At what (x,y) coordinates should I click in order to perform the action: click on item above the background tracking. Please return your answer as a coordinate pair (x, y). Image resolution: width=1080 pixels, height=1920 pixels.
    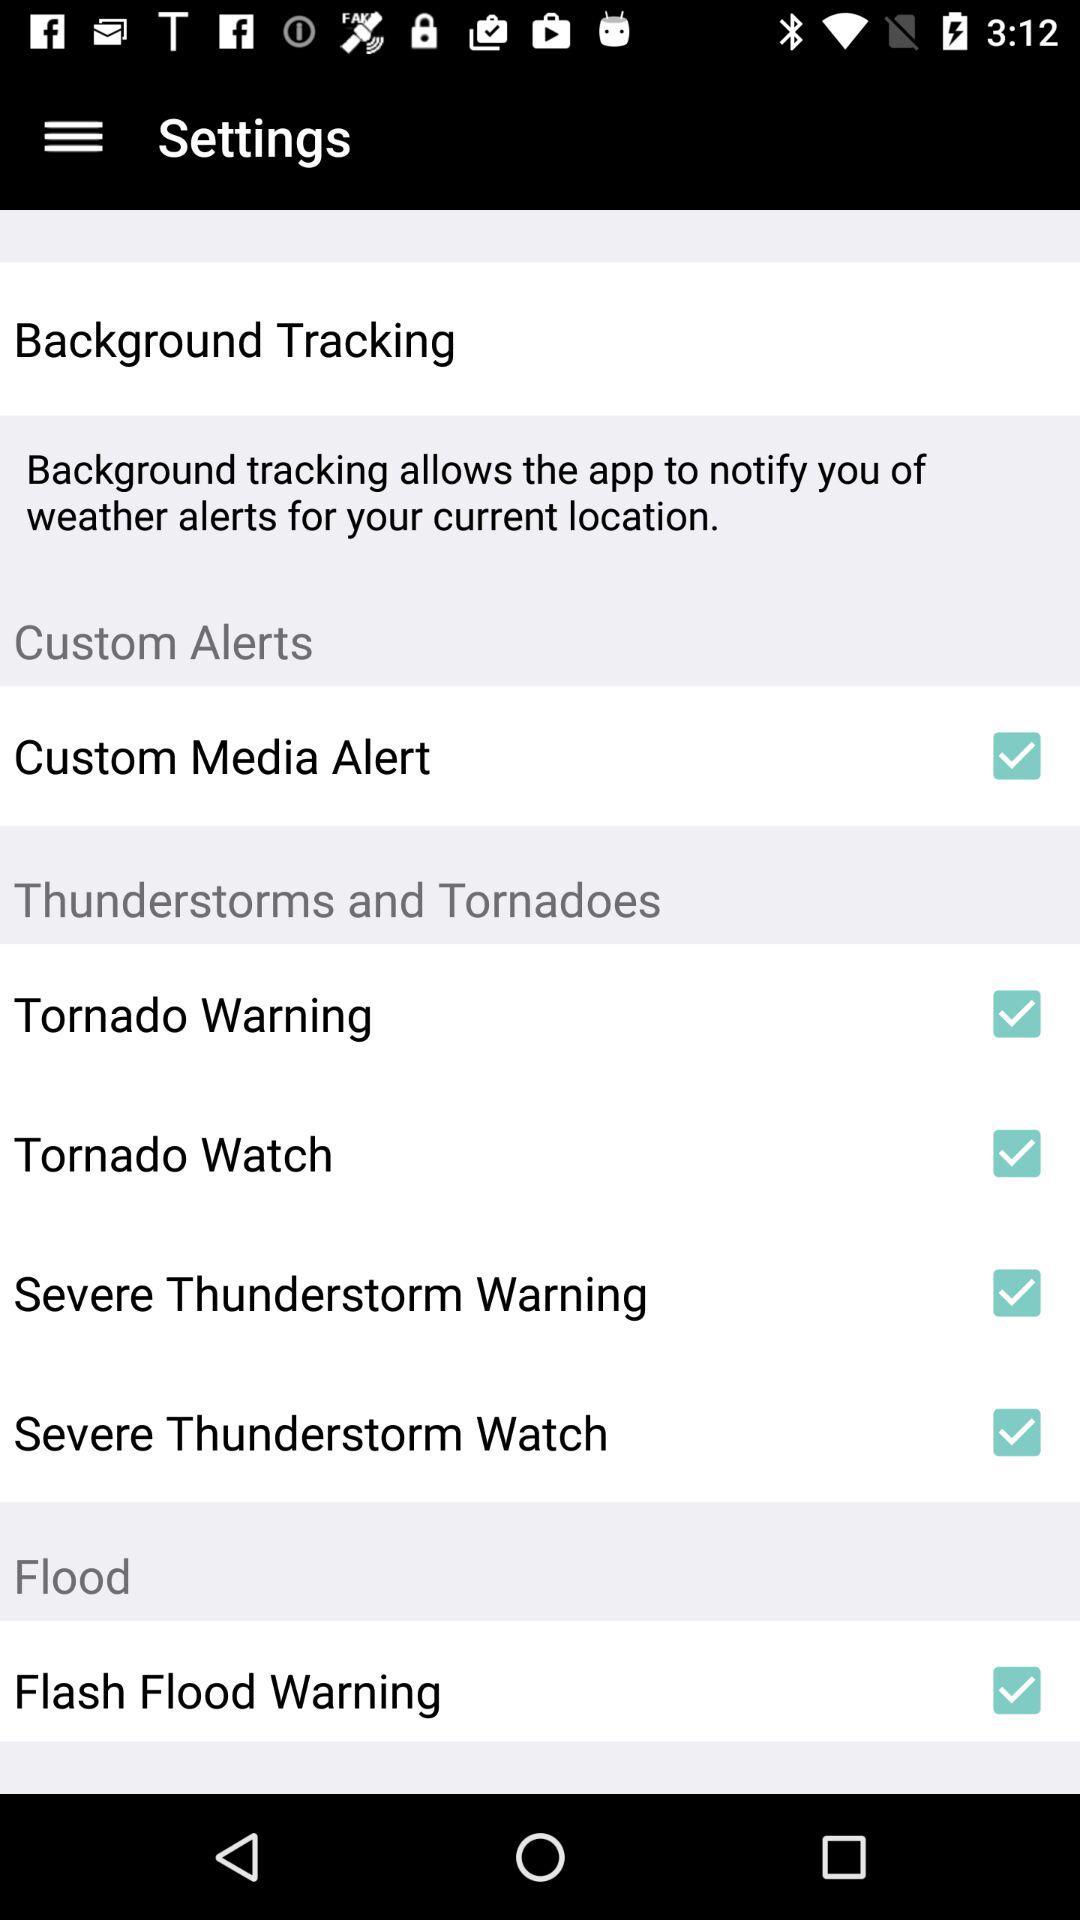
    Looking at the image, I should click on (72, 135).